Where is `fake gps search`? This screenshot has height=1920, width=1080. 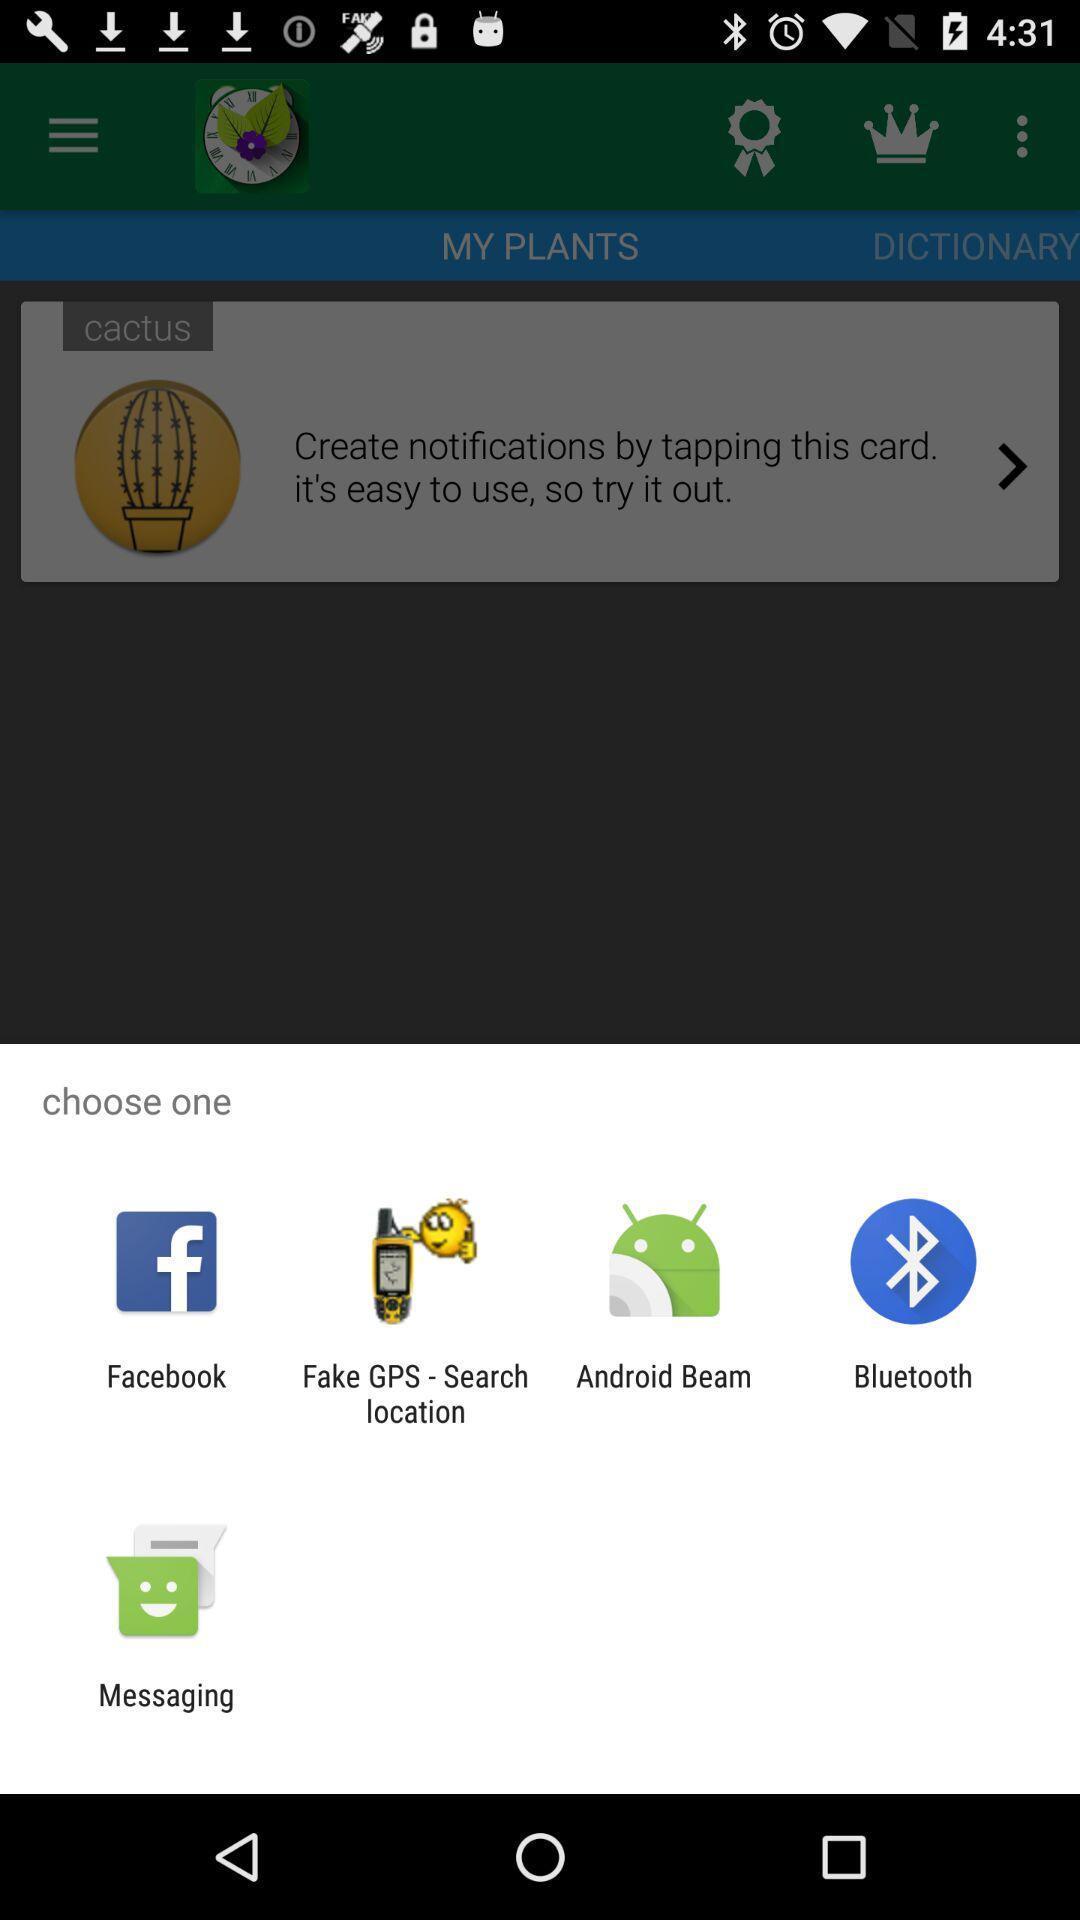 fake gps search is located at coordinates (414, 1392).